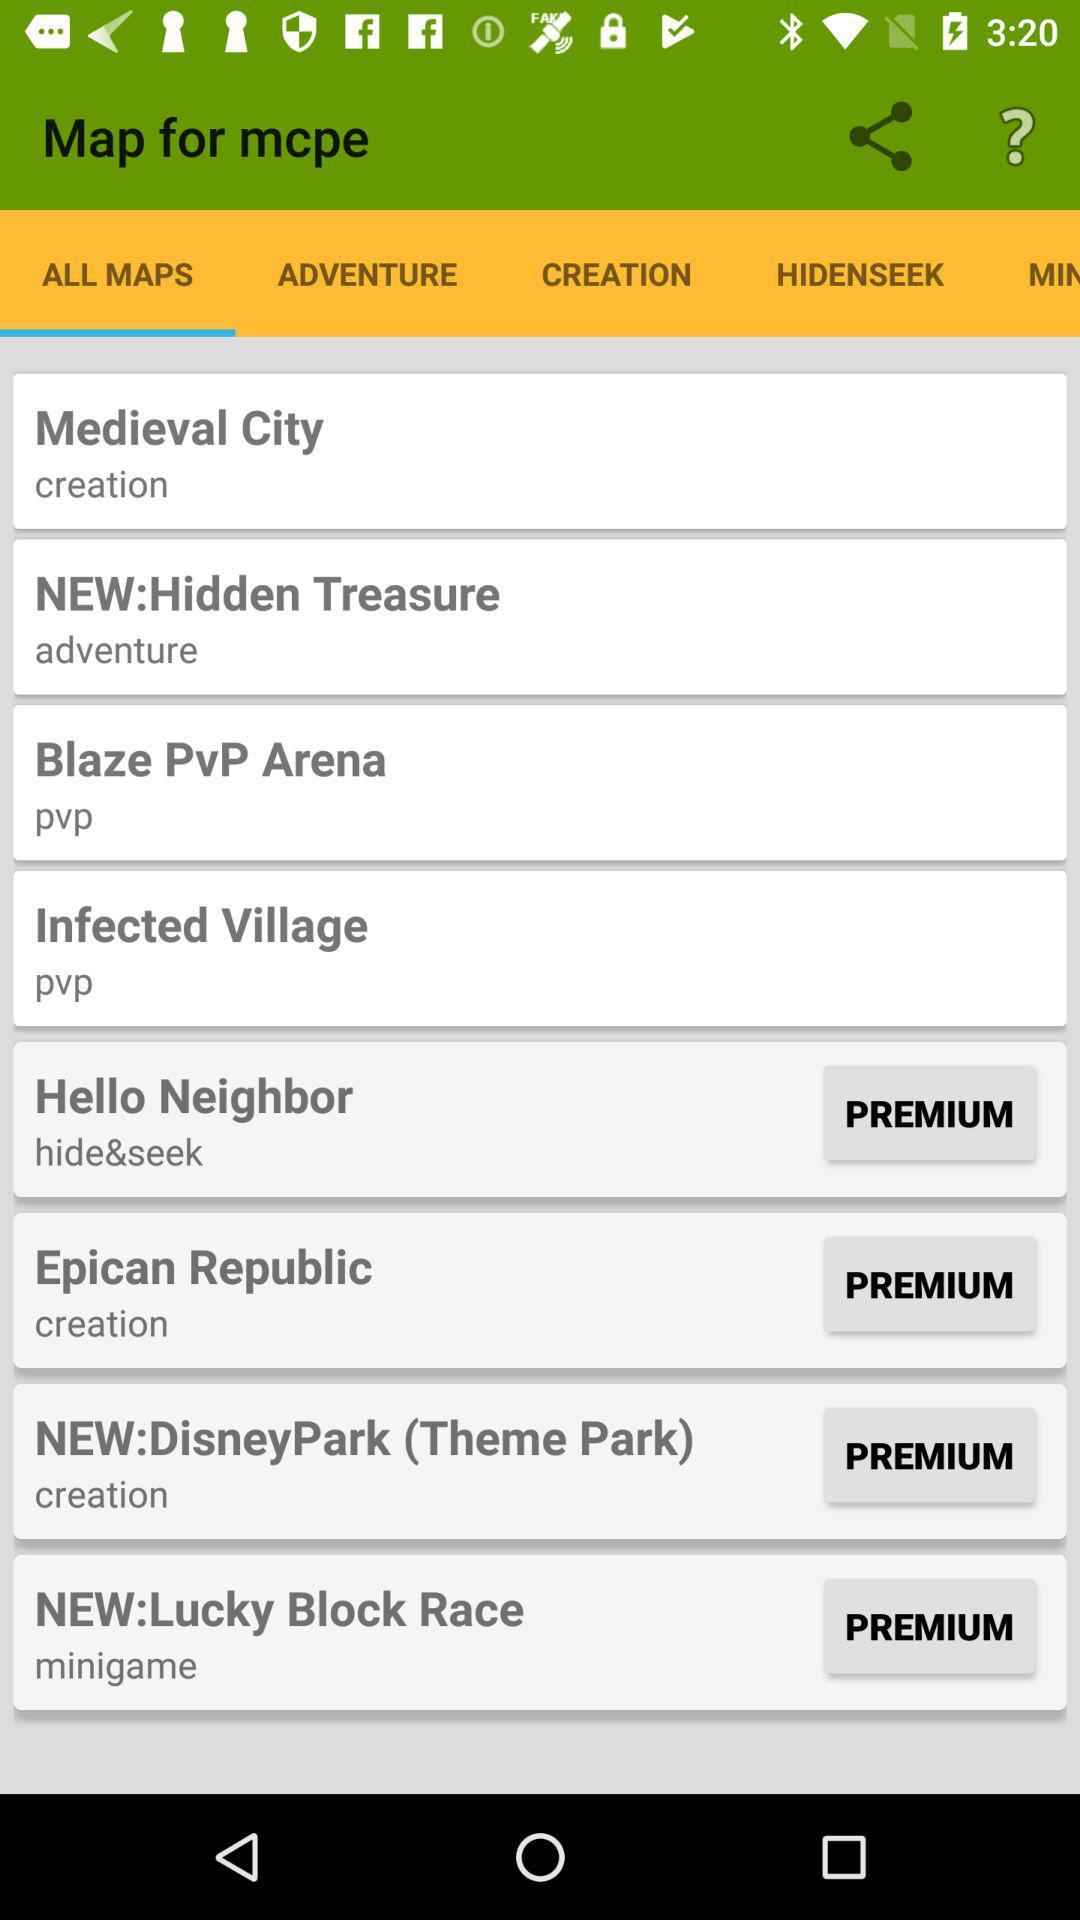 The image size is (1080, 1920). Describe the element at coordinates (859, 272) in the screenshot. I see `the hidenseek icon` at that location.